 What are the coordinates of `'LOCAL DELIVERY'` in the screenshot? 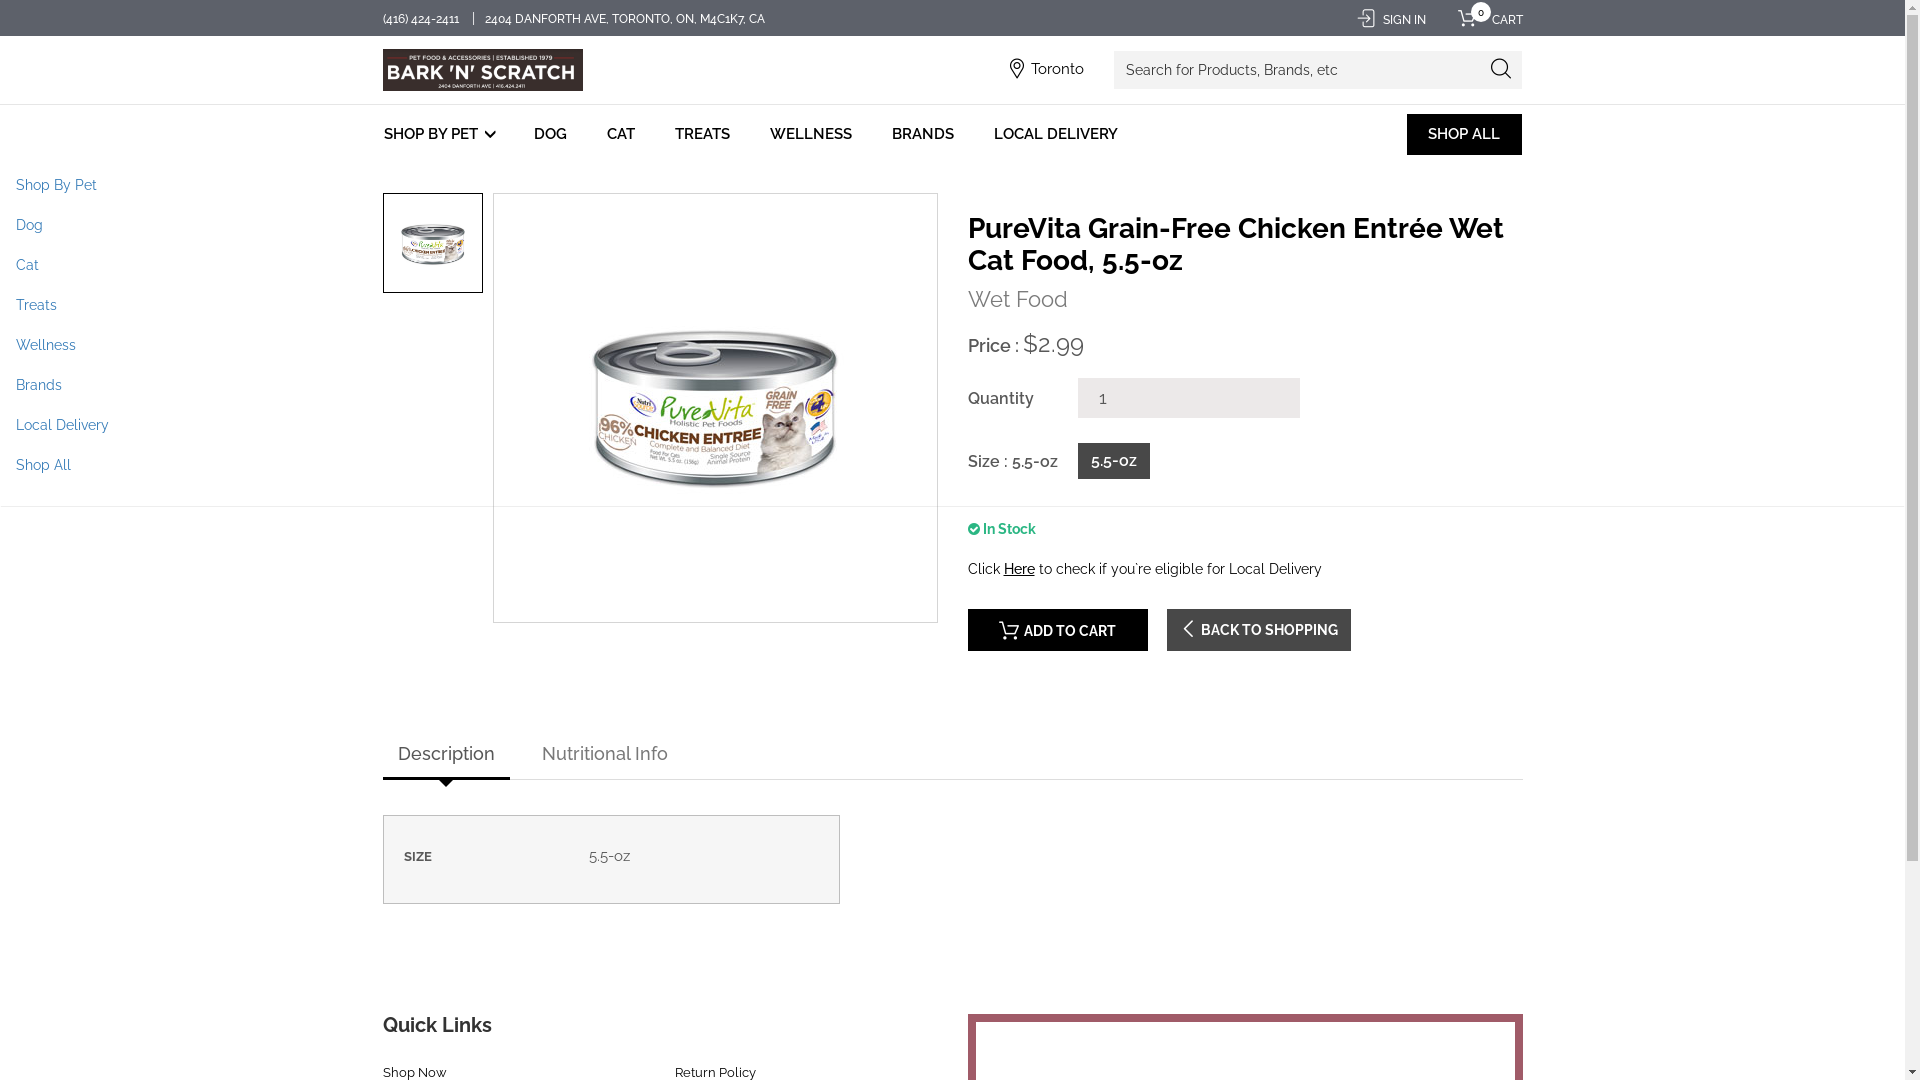 It's located at (1054, 134).